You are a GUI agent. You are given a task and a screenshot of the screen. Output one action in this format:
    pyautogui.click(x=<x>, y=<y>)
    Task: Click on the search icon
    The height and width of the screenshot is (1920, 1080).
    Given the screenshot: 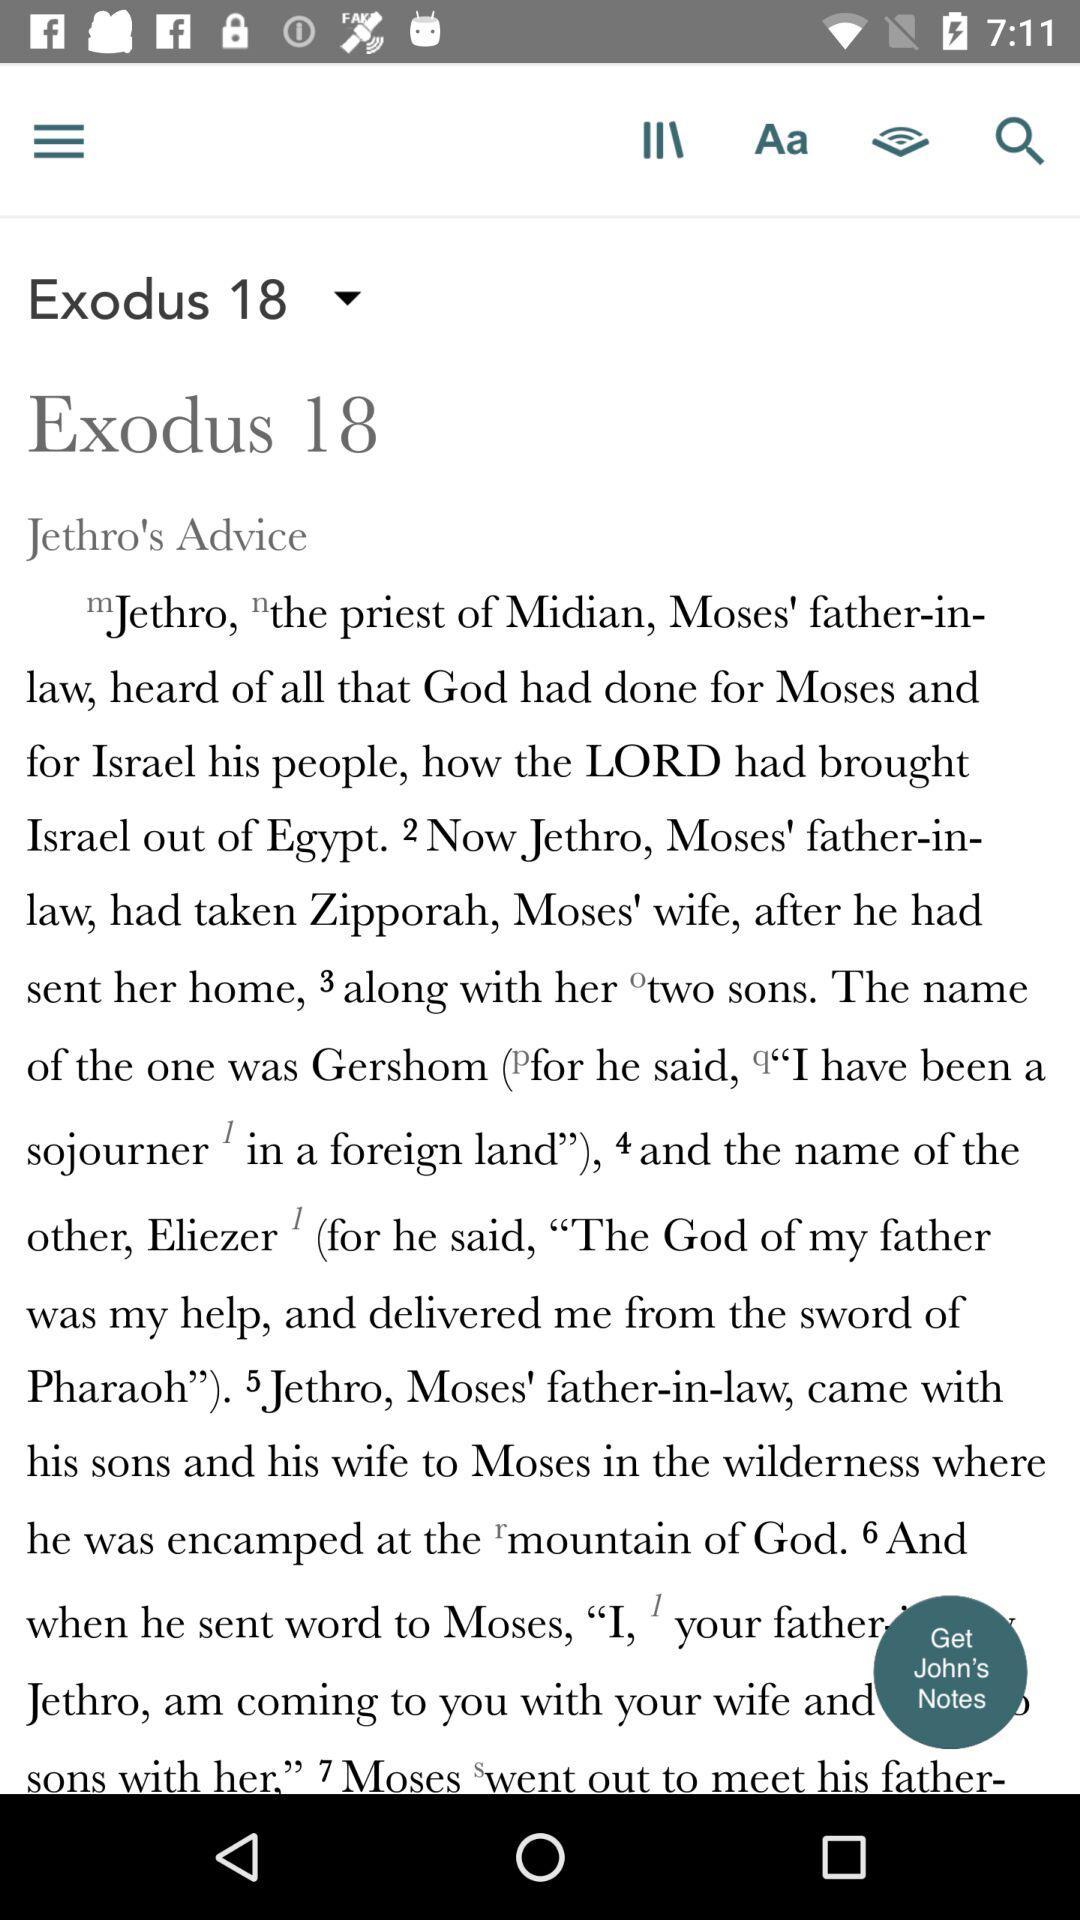 What is the action you would take?
    pyautogui.click(x=1020, y=139)
    